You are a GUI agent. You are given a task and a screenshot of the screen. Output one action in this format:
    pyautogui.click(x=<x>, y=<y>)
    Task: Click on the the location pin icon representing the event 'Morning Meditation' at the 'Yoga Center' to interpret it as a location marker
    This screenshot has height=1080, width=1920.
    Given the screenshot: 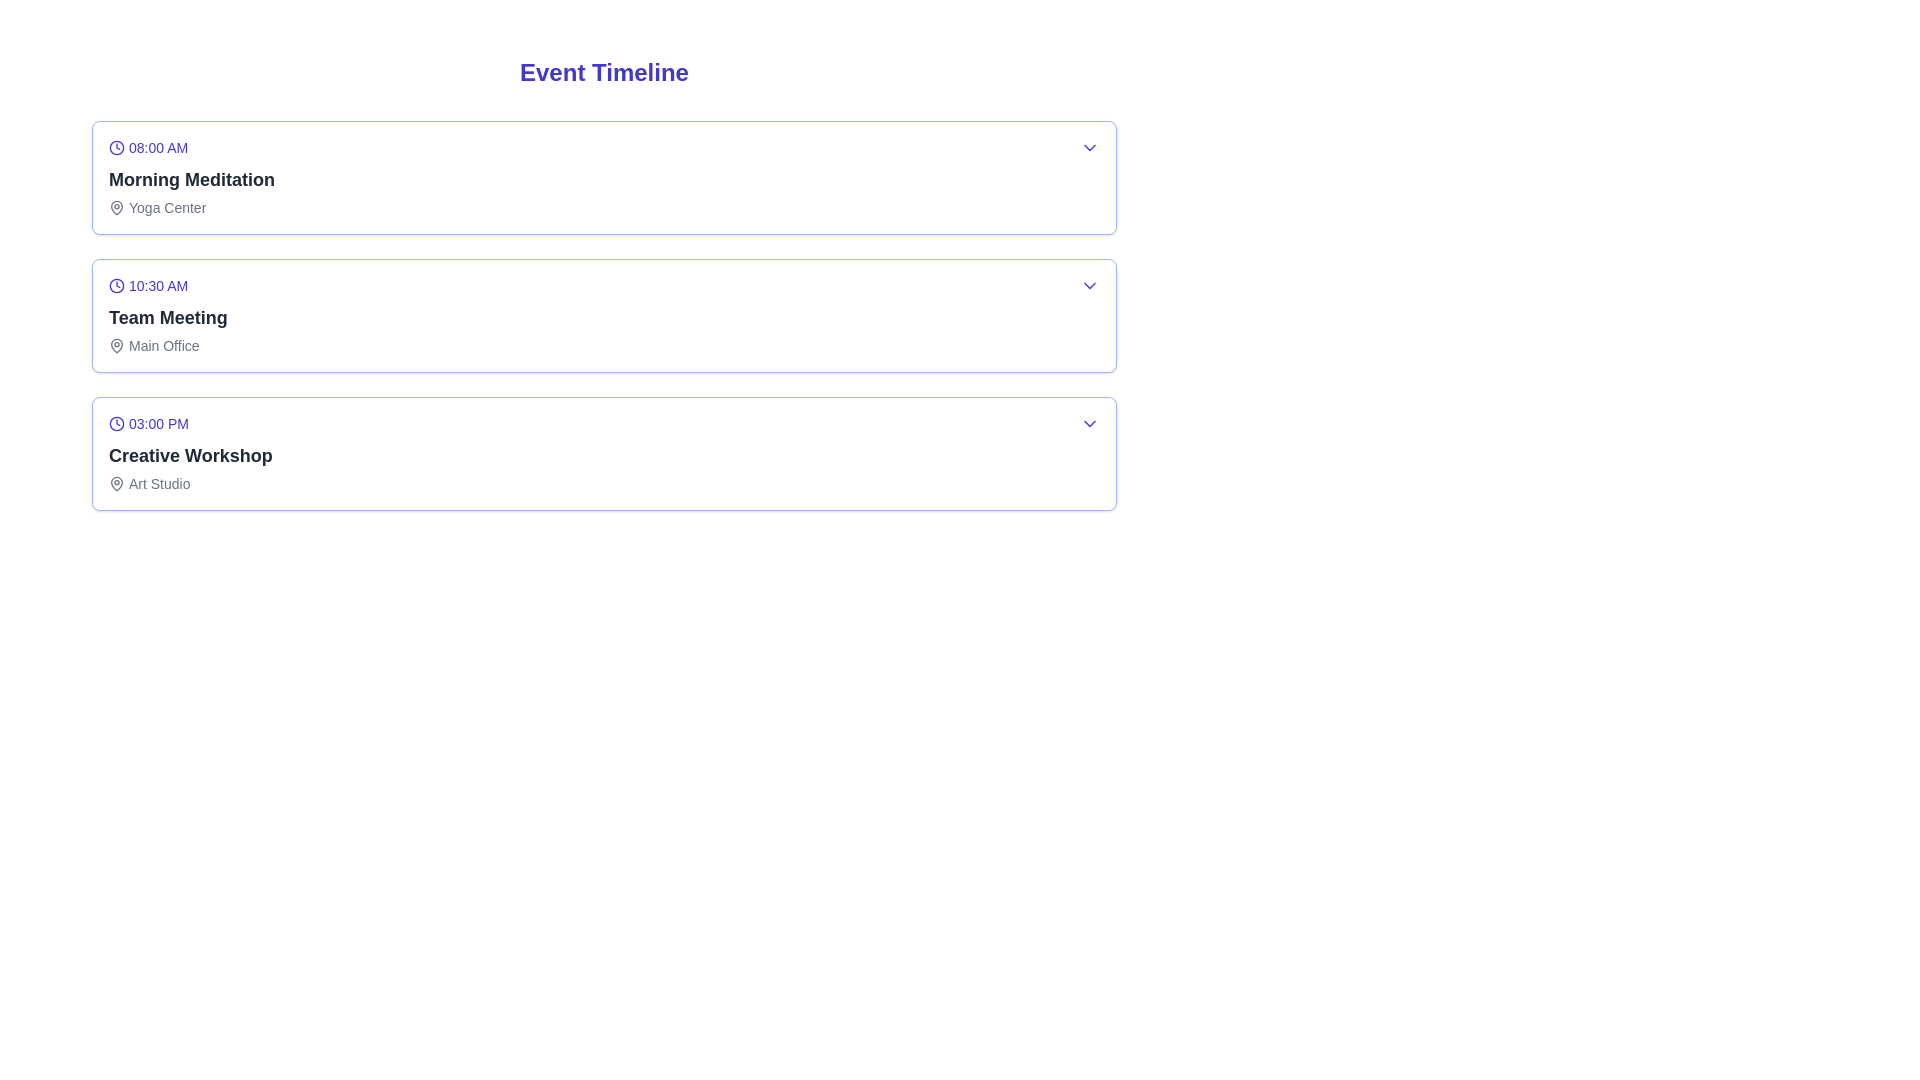 What is the action you would take?
    pyautogui.click(x=115, y=207)
    